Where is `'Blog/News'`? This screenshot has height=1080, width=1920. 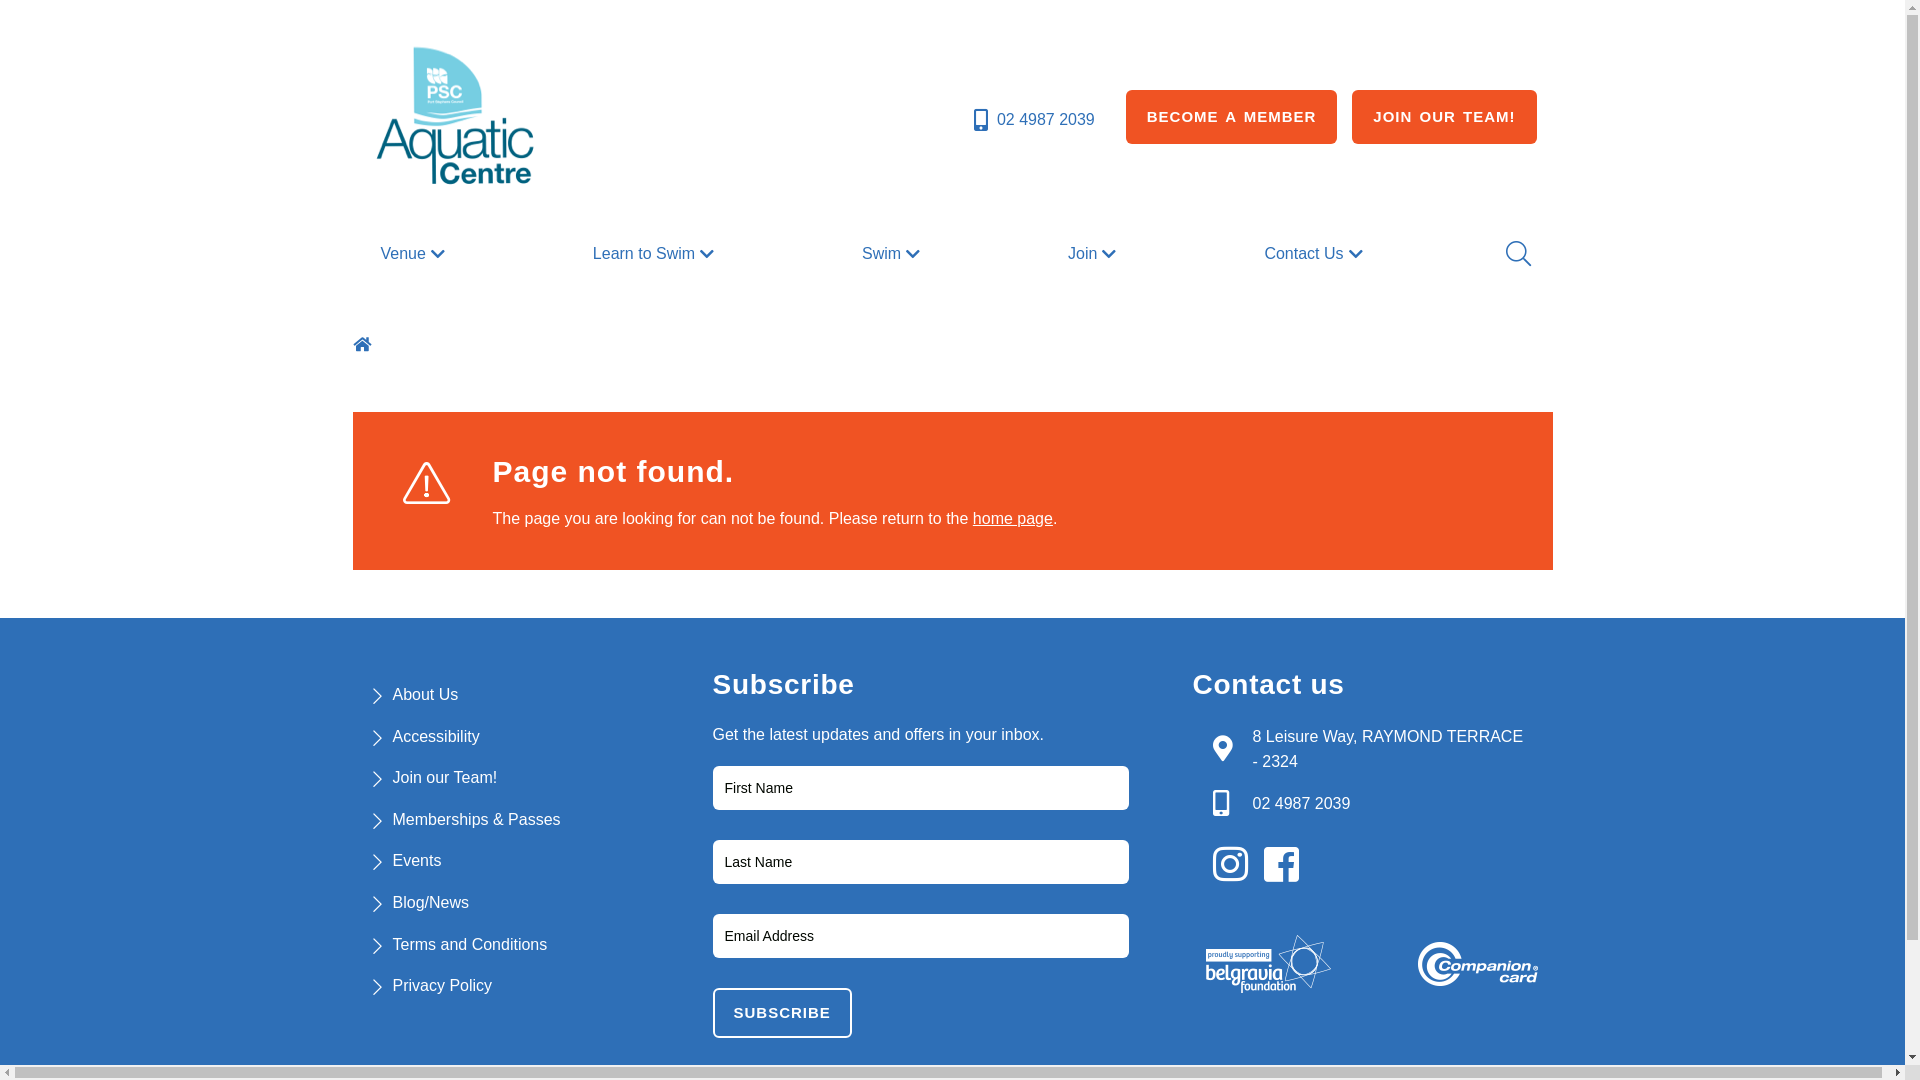 'Blog/News' is located at coordinates (429, 902).